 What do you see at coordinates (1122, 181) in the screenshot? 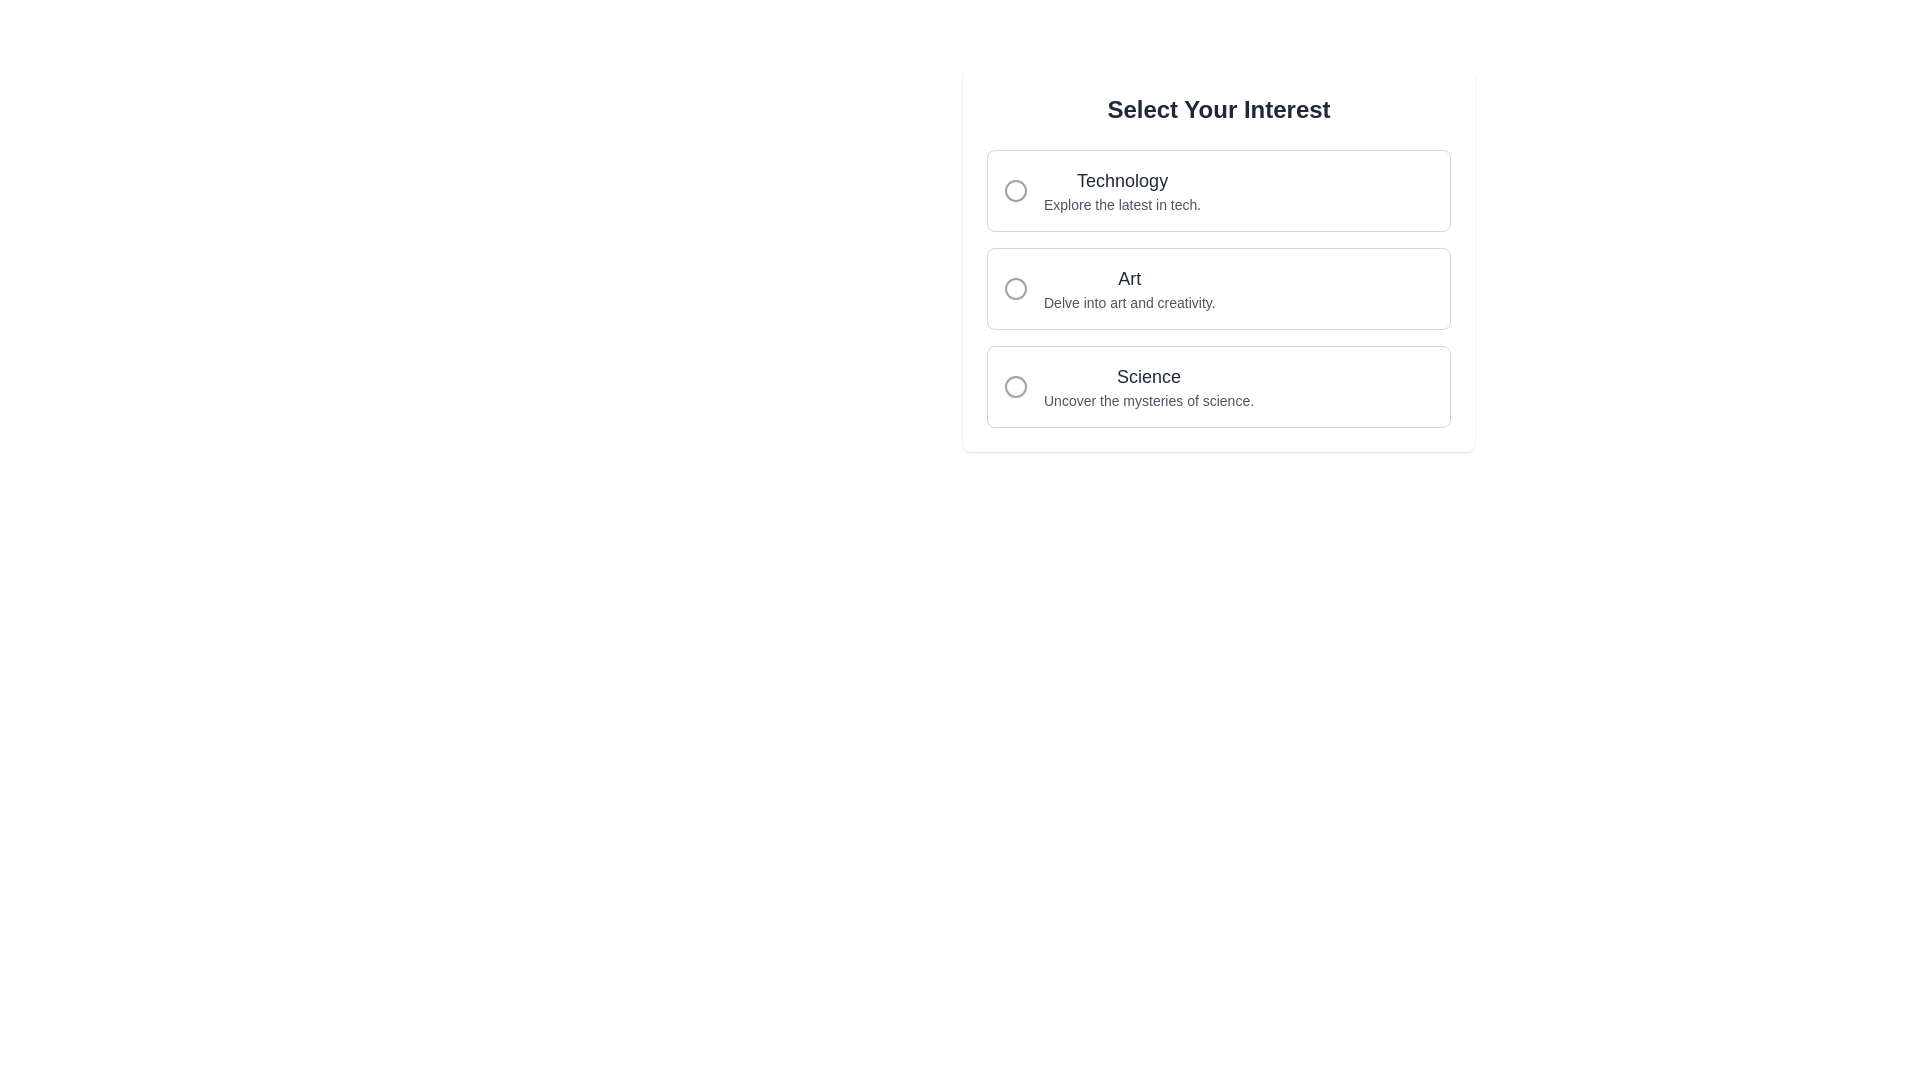
I see `the 'Technology' text element located in the 'Select Your Interest' section, which serves as a title for user selection` at bounding box center [1122, 181].